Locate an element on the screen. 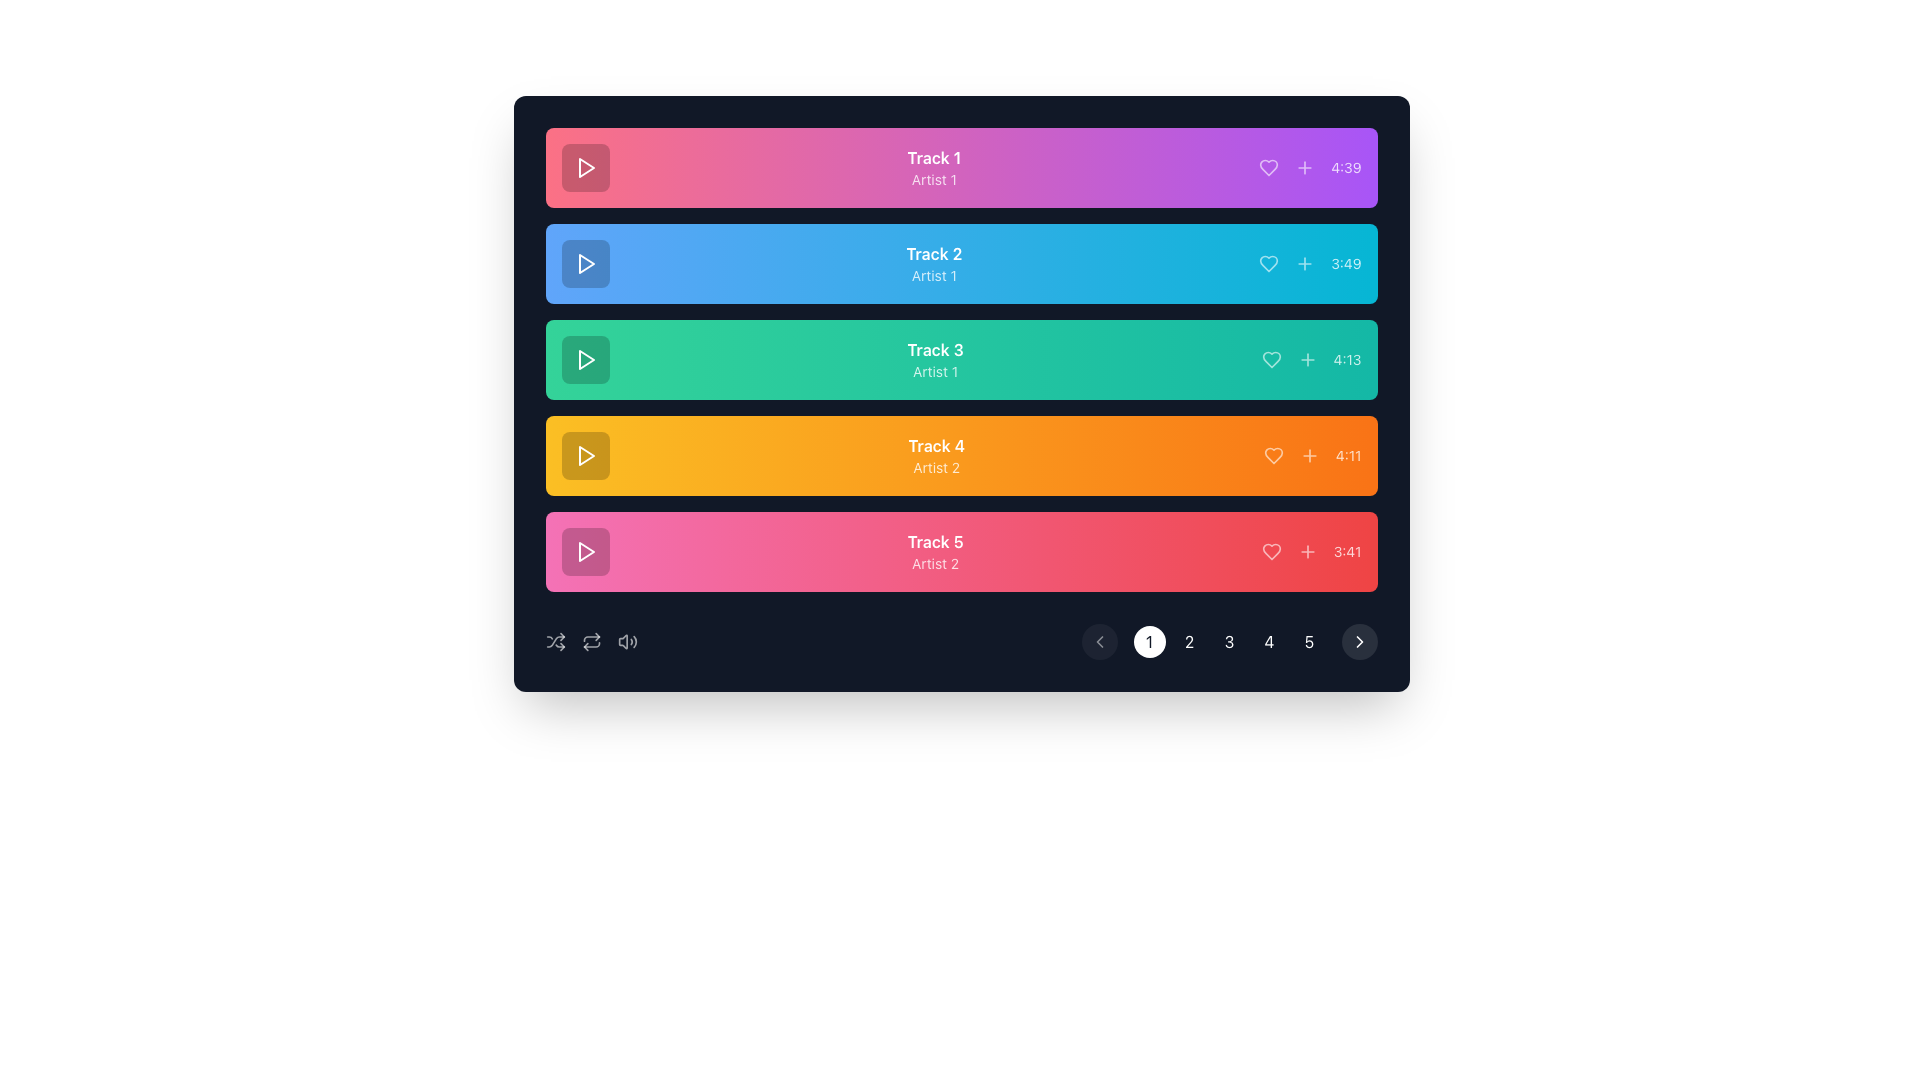 This screenshot has width=1920, height=1080. the circular button with a left-pointing chevron icon at its center is located at coordinates (1098, 641).